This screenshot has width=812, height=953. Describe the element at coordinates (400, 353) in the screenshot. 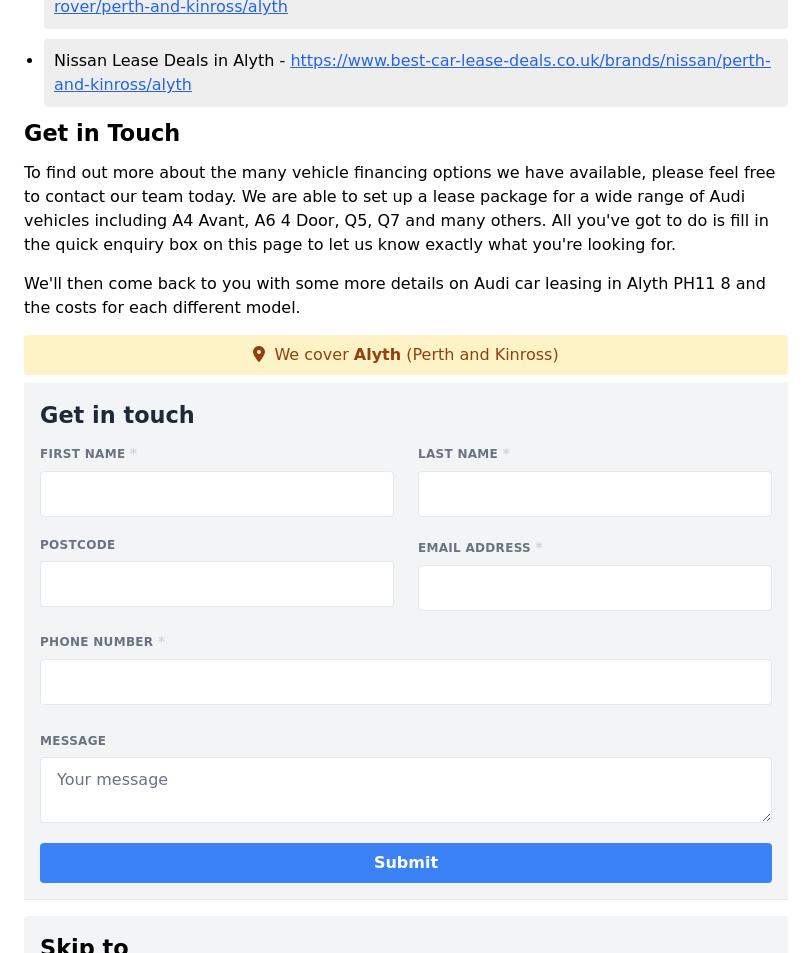

I see `'(Perth and Kinross)'` at that location.